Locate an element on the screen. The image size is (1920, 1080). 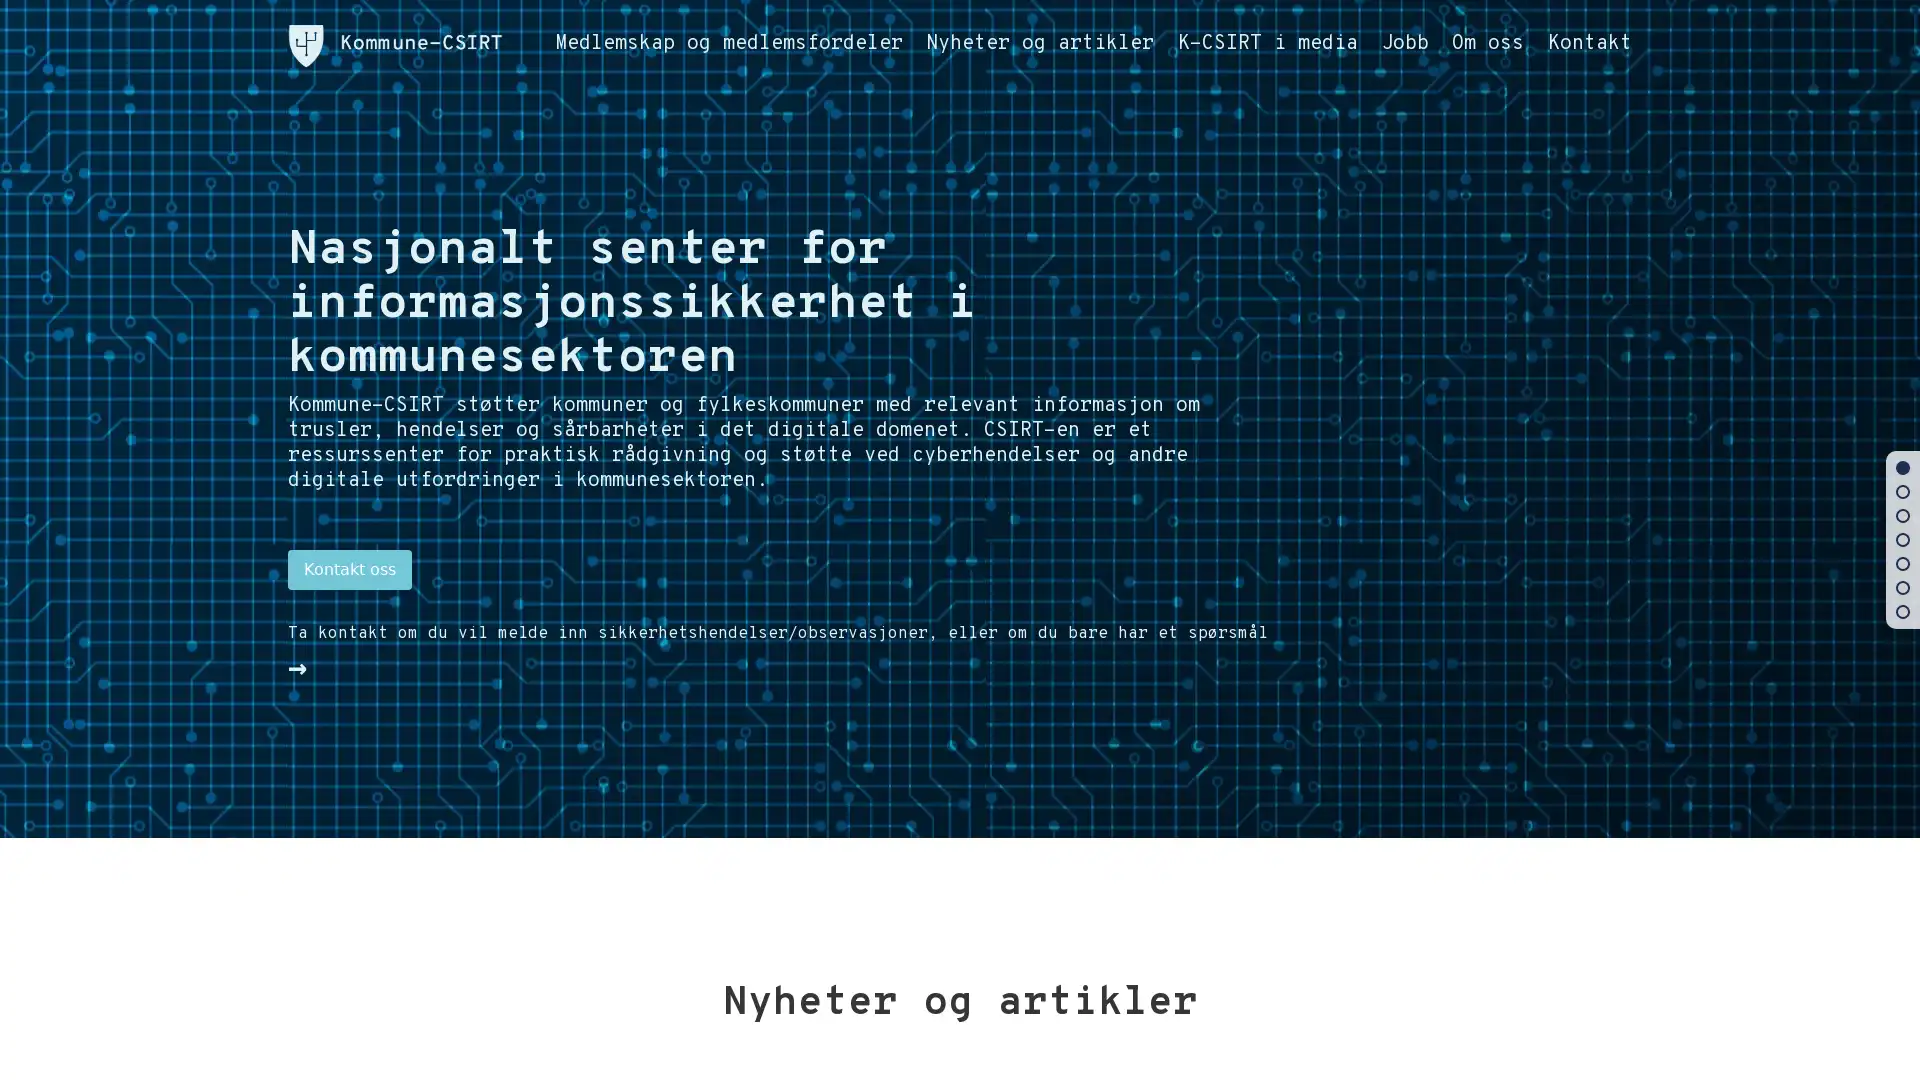
Kontakt oss is located at coordinates (350, 570).